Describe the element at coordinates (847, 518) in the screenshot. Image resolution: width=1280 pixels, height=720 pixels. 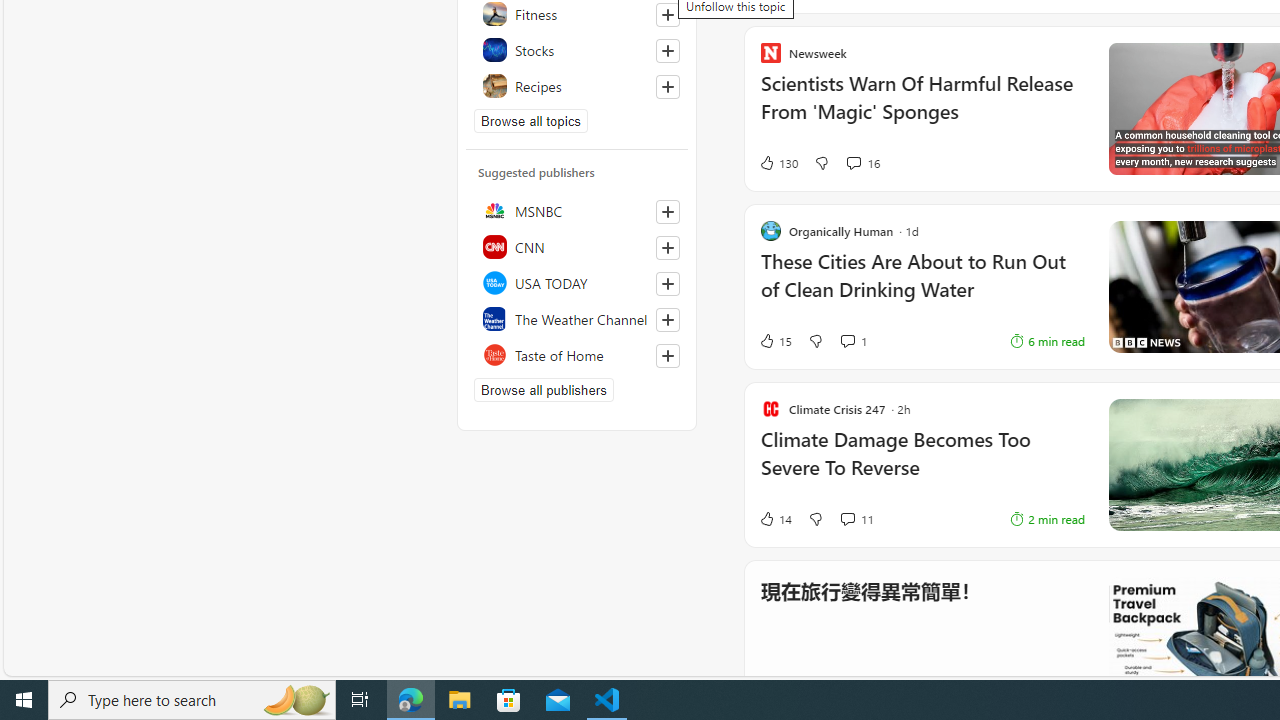
I see `'View comments 11 Comment'` at that location.